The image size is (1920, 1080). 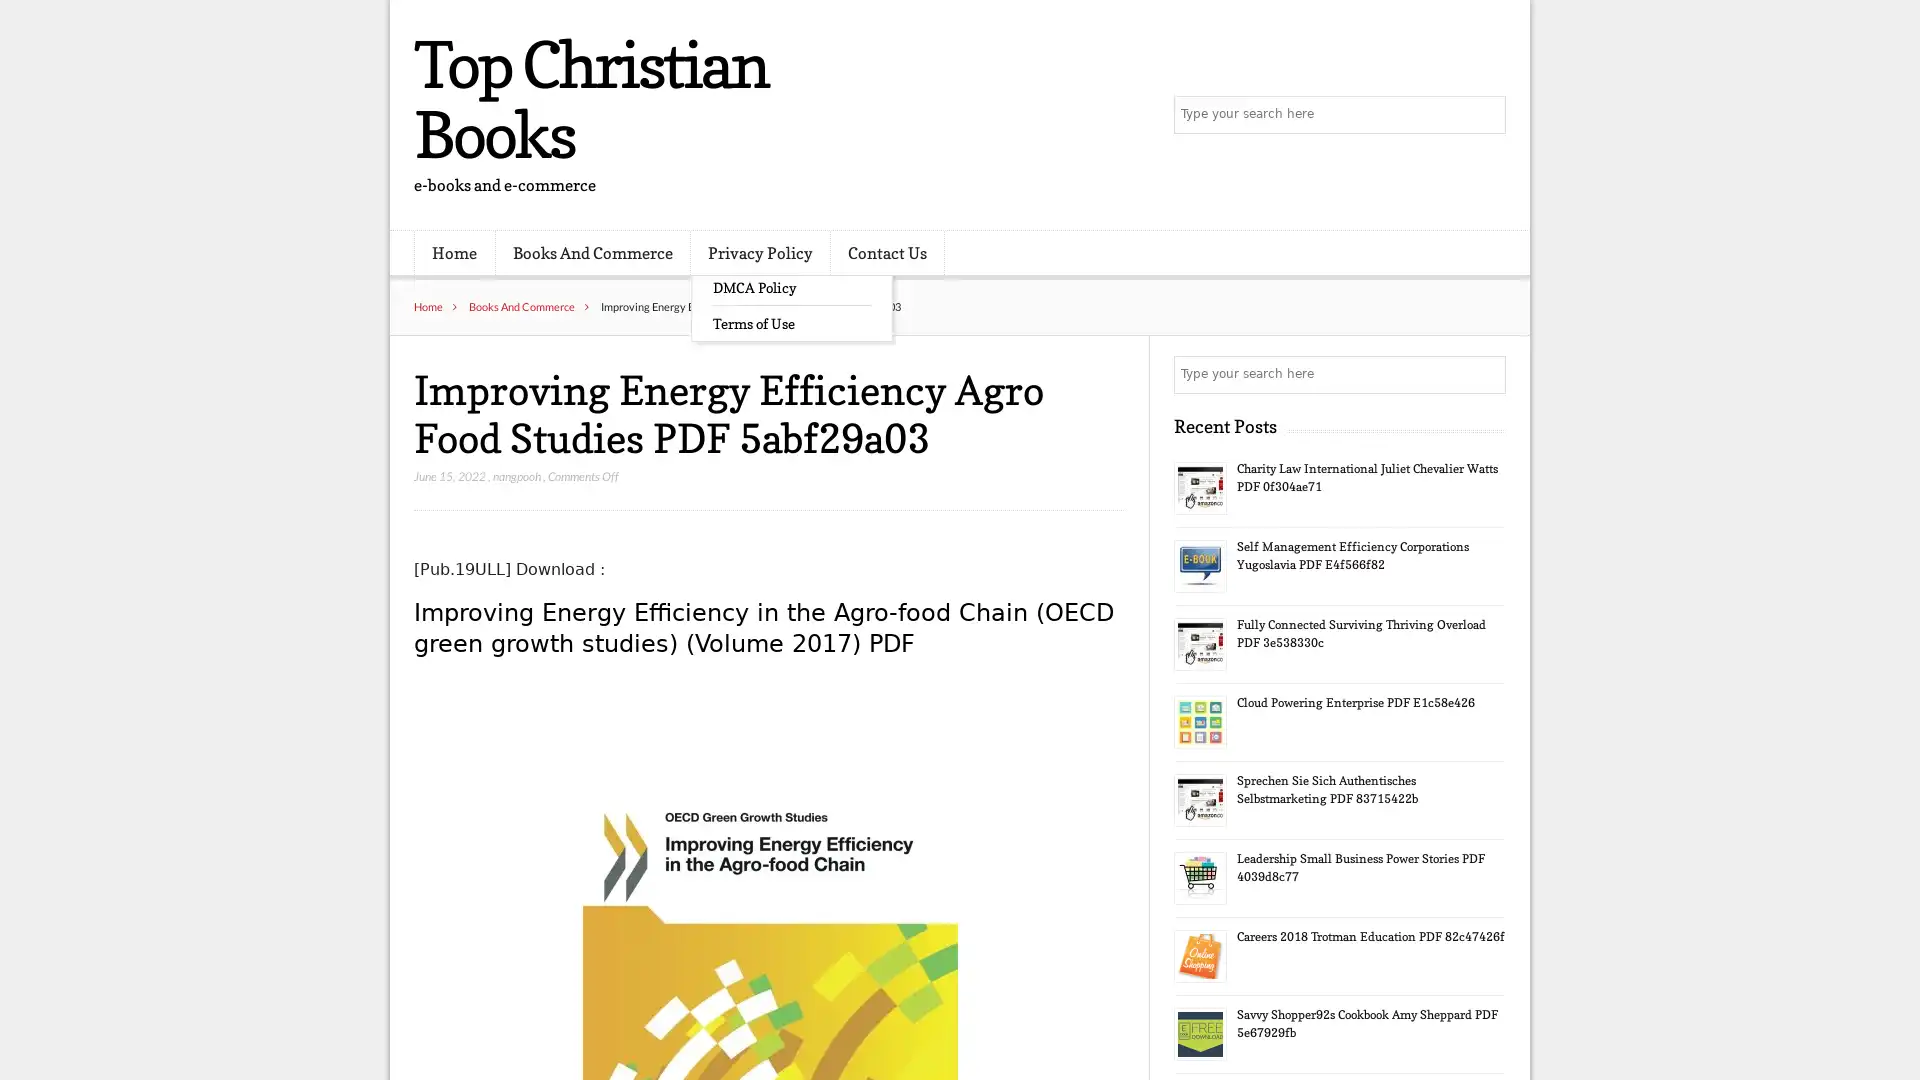 What do you see at coordinates (1485, 115) in the screenshot?
I see `Search` at bounding box center [1485, 115].